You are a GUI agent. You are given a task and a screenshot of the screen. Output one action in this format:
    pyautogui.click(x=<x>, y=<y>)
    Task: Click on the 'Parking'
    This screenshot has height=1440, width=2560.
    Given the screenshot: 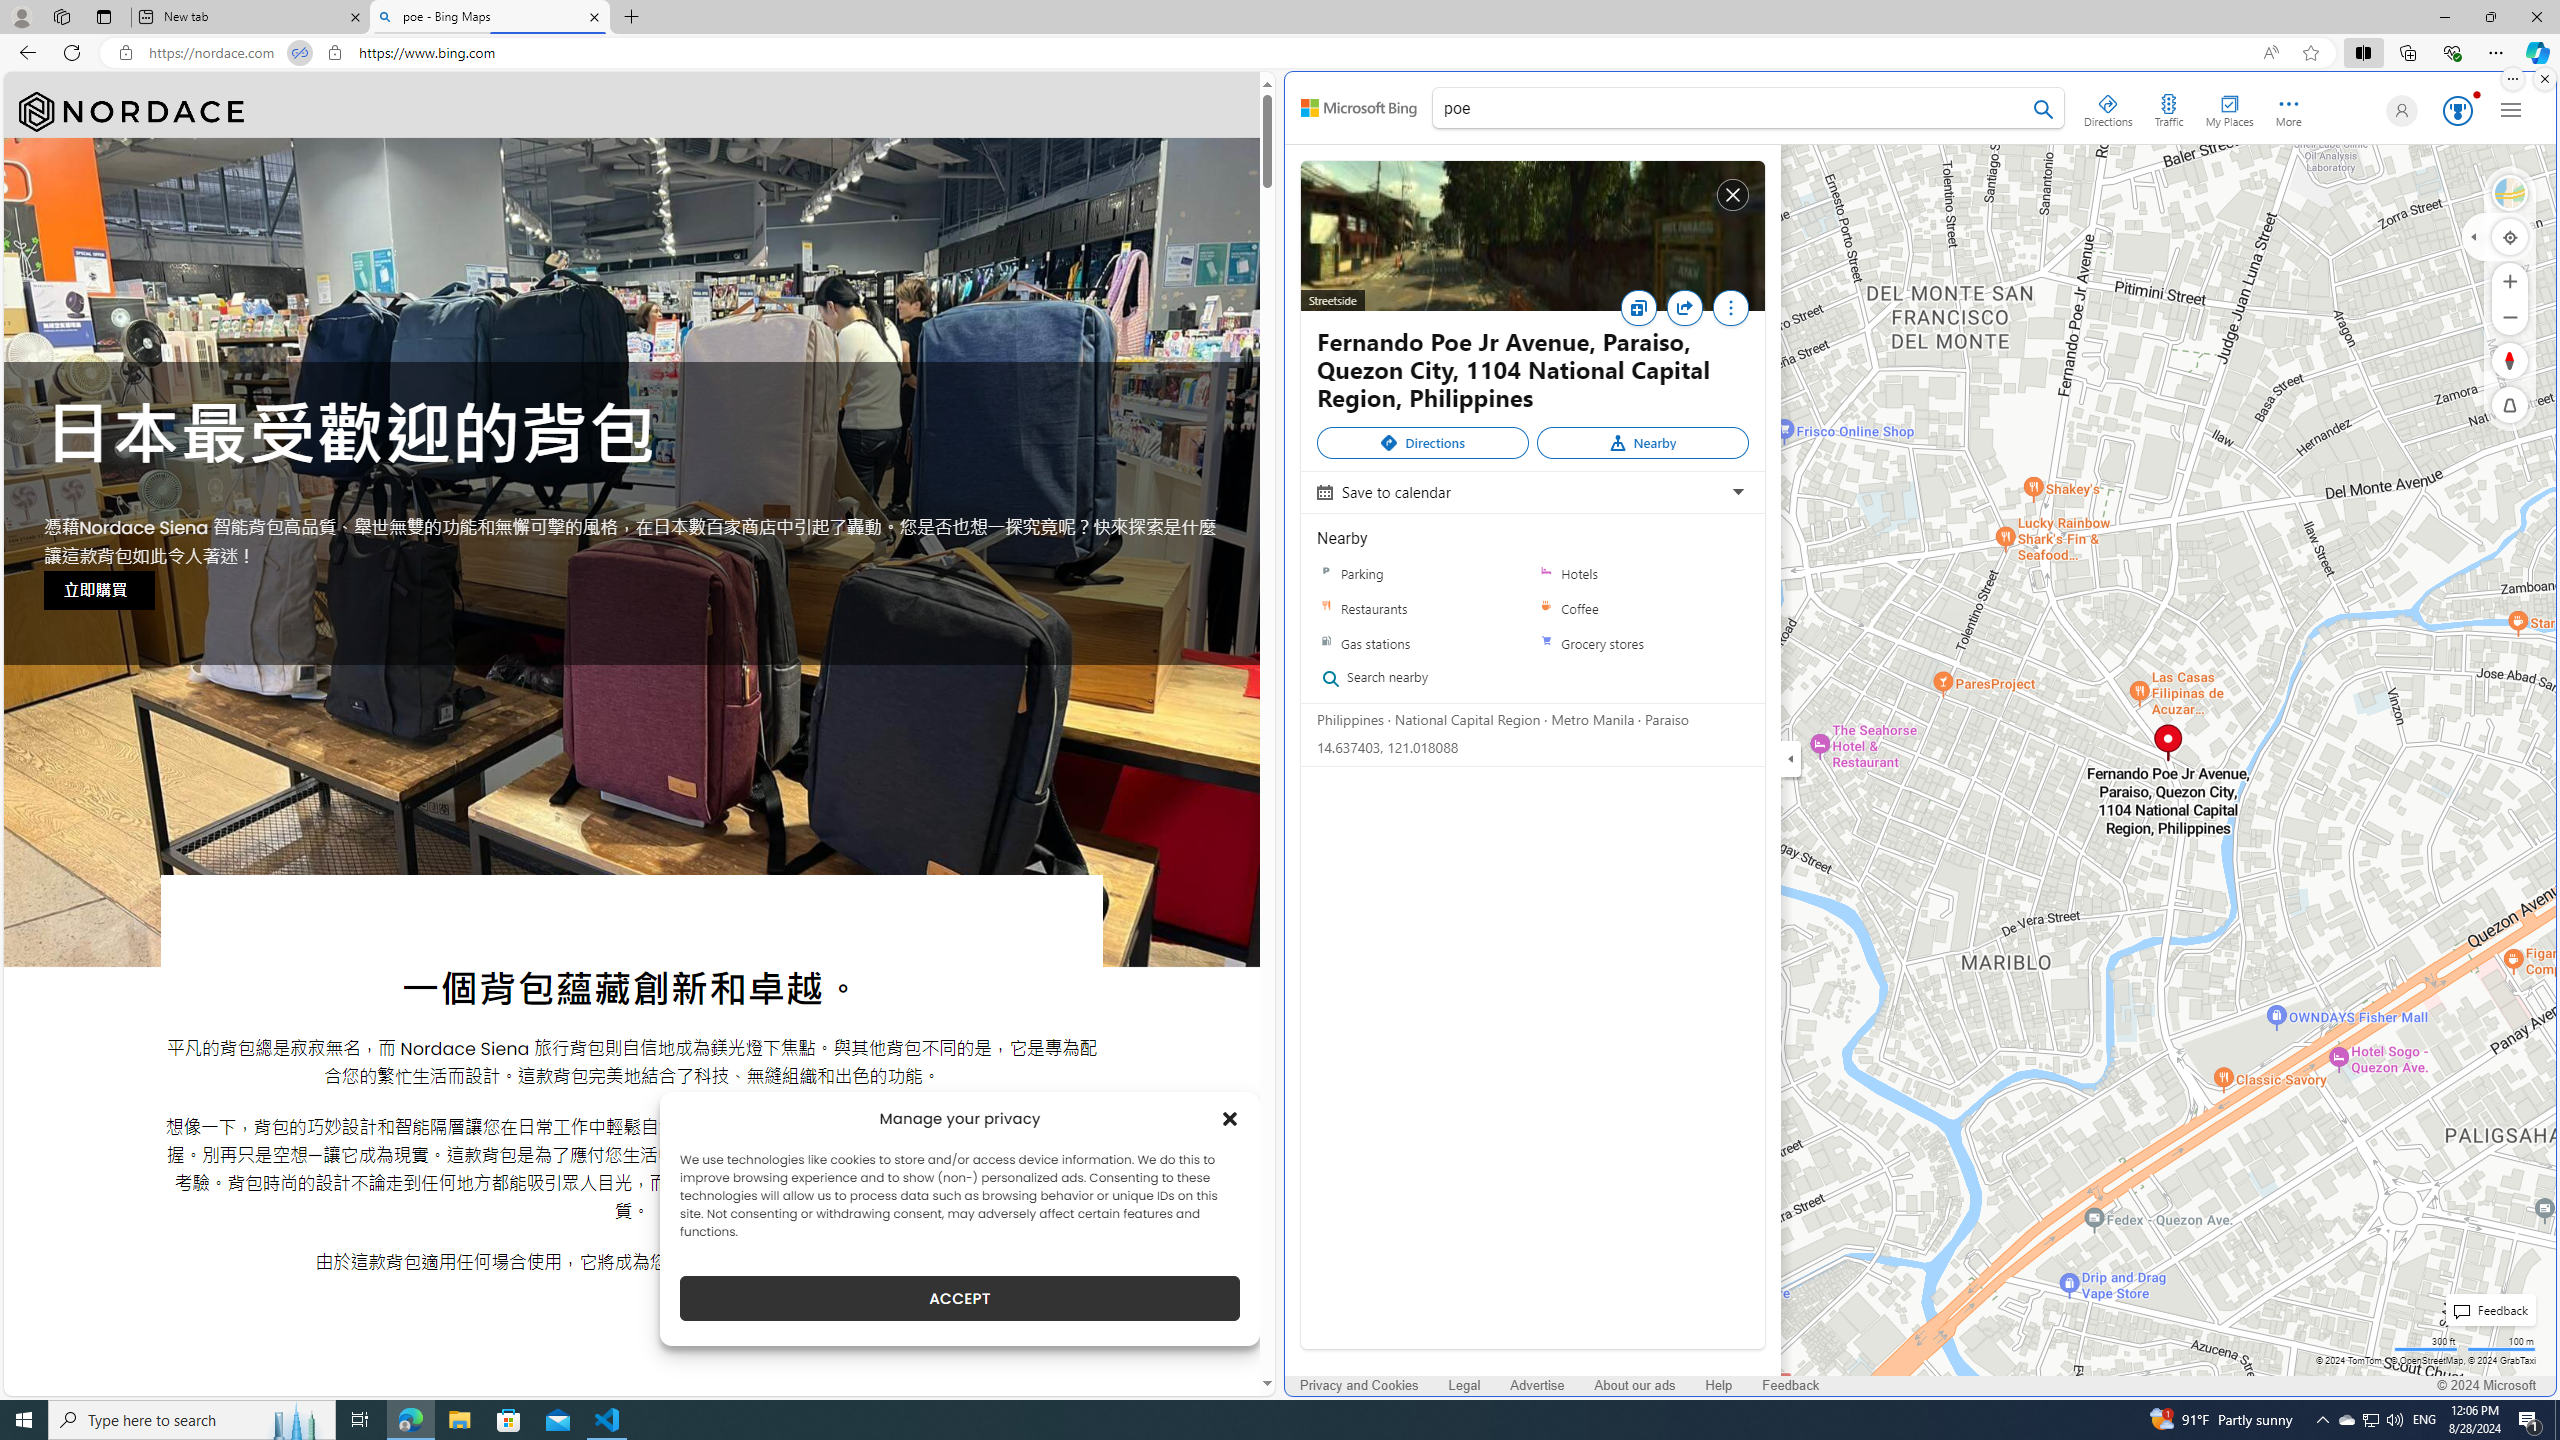 What is the action you would take?
    pyautogui.click(x=1422, y=572)
    